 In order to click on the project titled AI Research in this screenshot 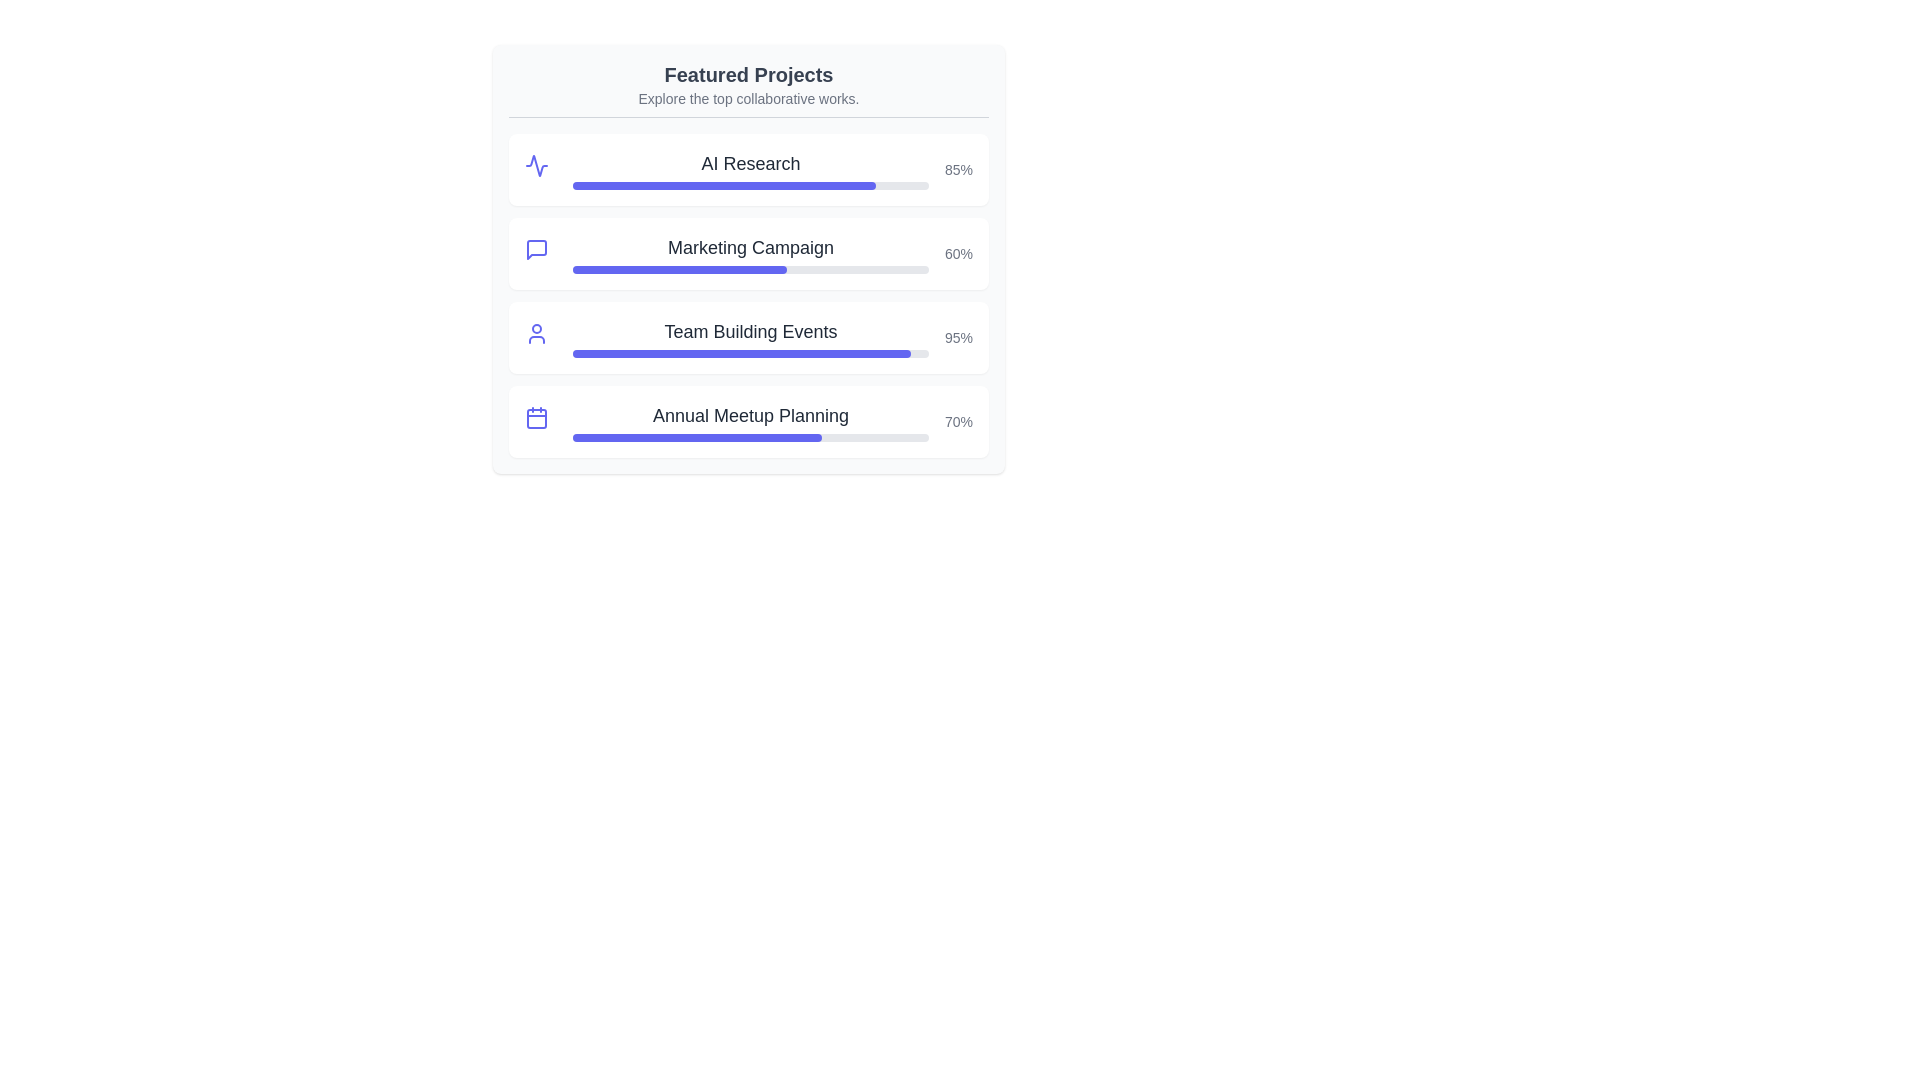, I will do `click(748, 163)`.